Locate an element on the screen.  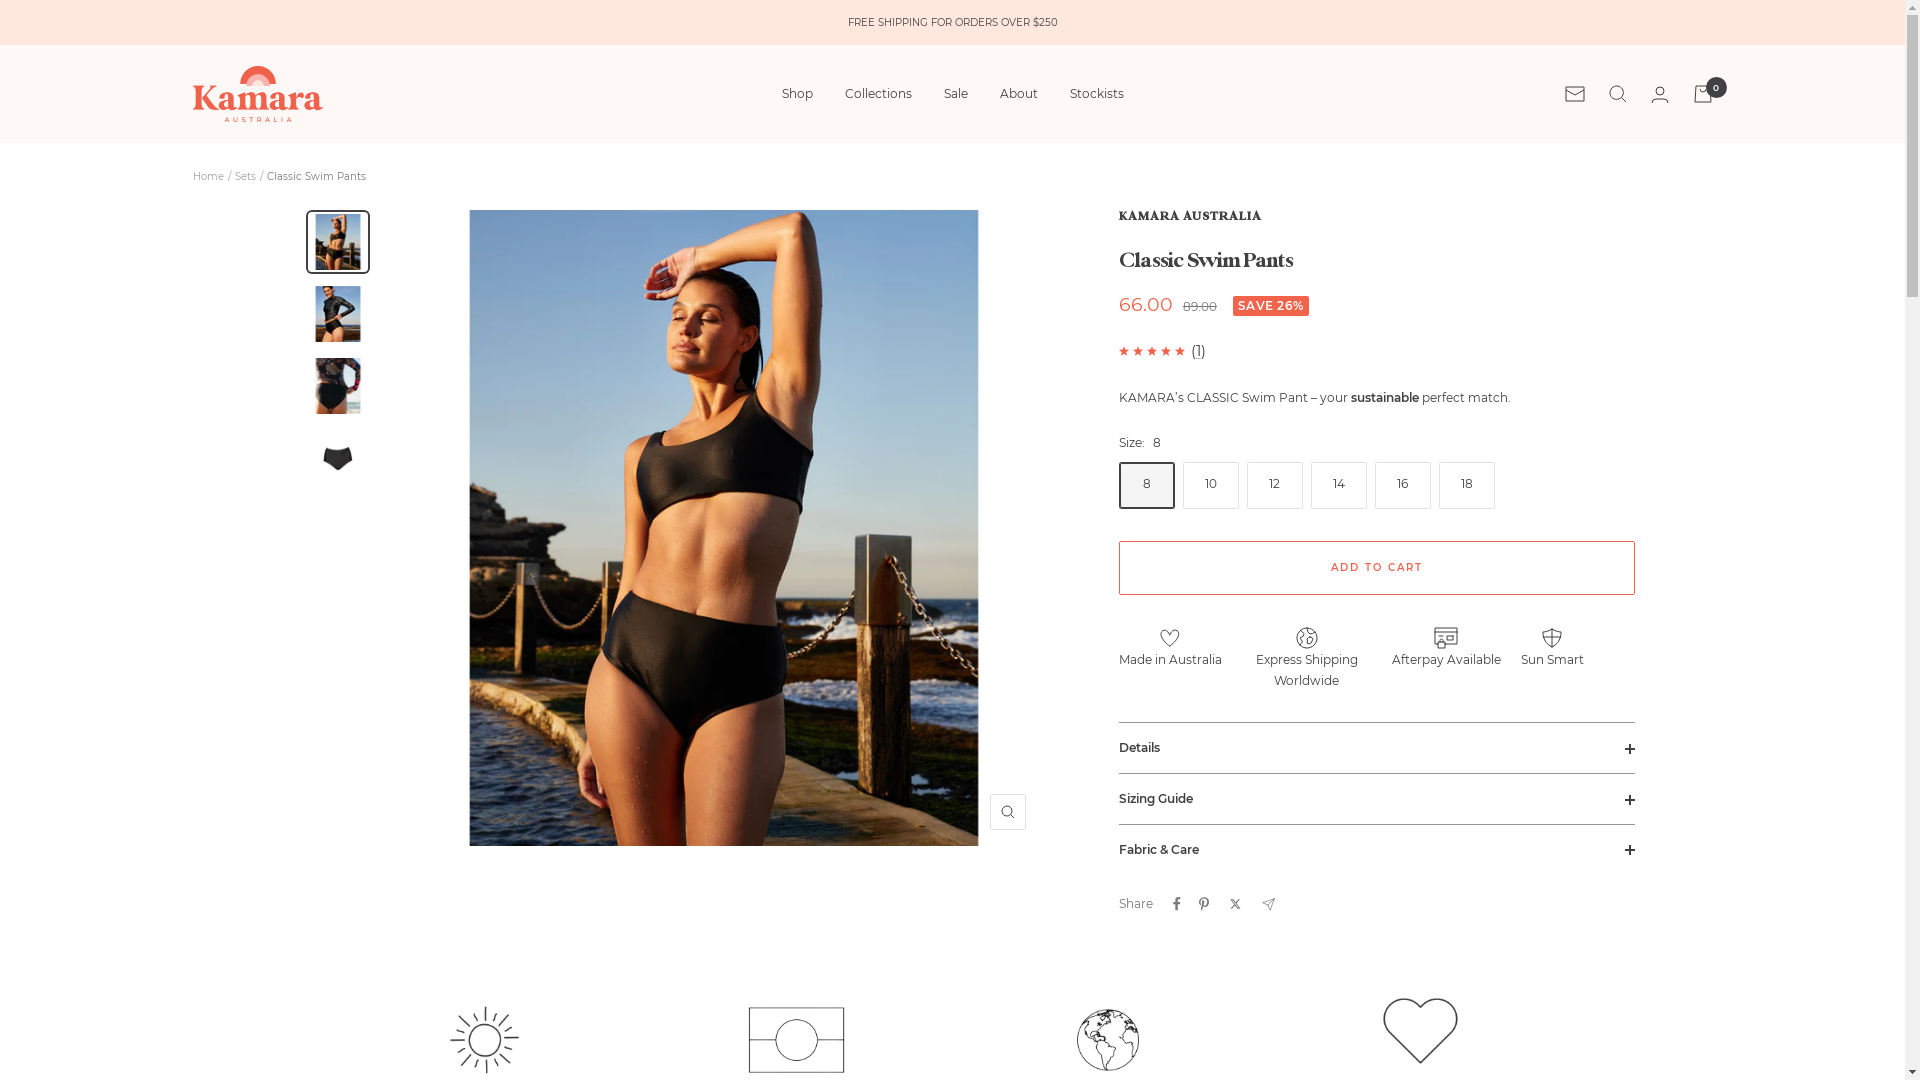
'KAMARA AUSTRALIA' is located at coordinates (1190, 216).